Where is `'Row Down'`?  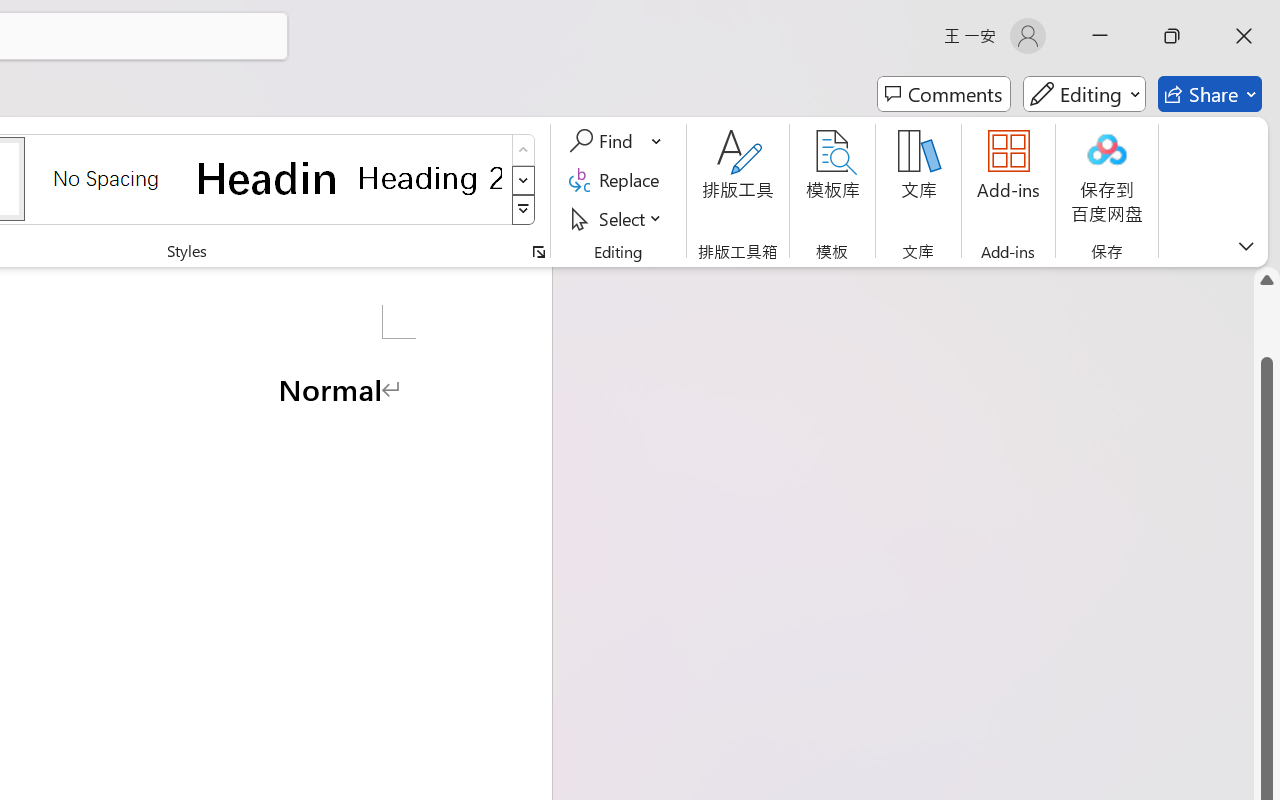
'Row Down' is located at coordinates (523, 179).